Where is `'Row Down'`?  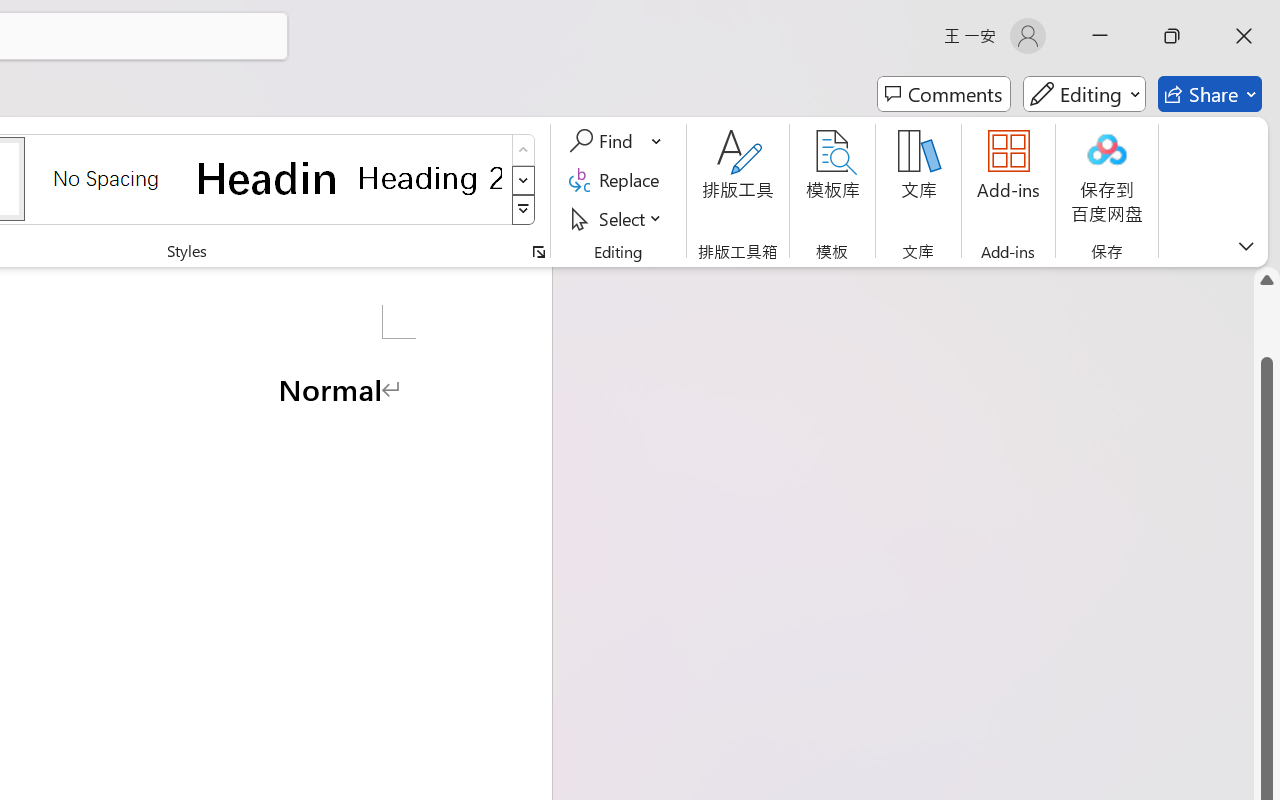
'Row Down' is located at coordinates (523, 179).